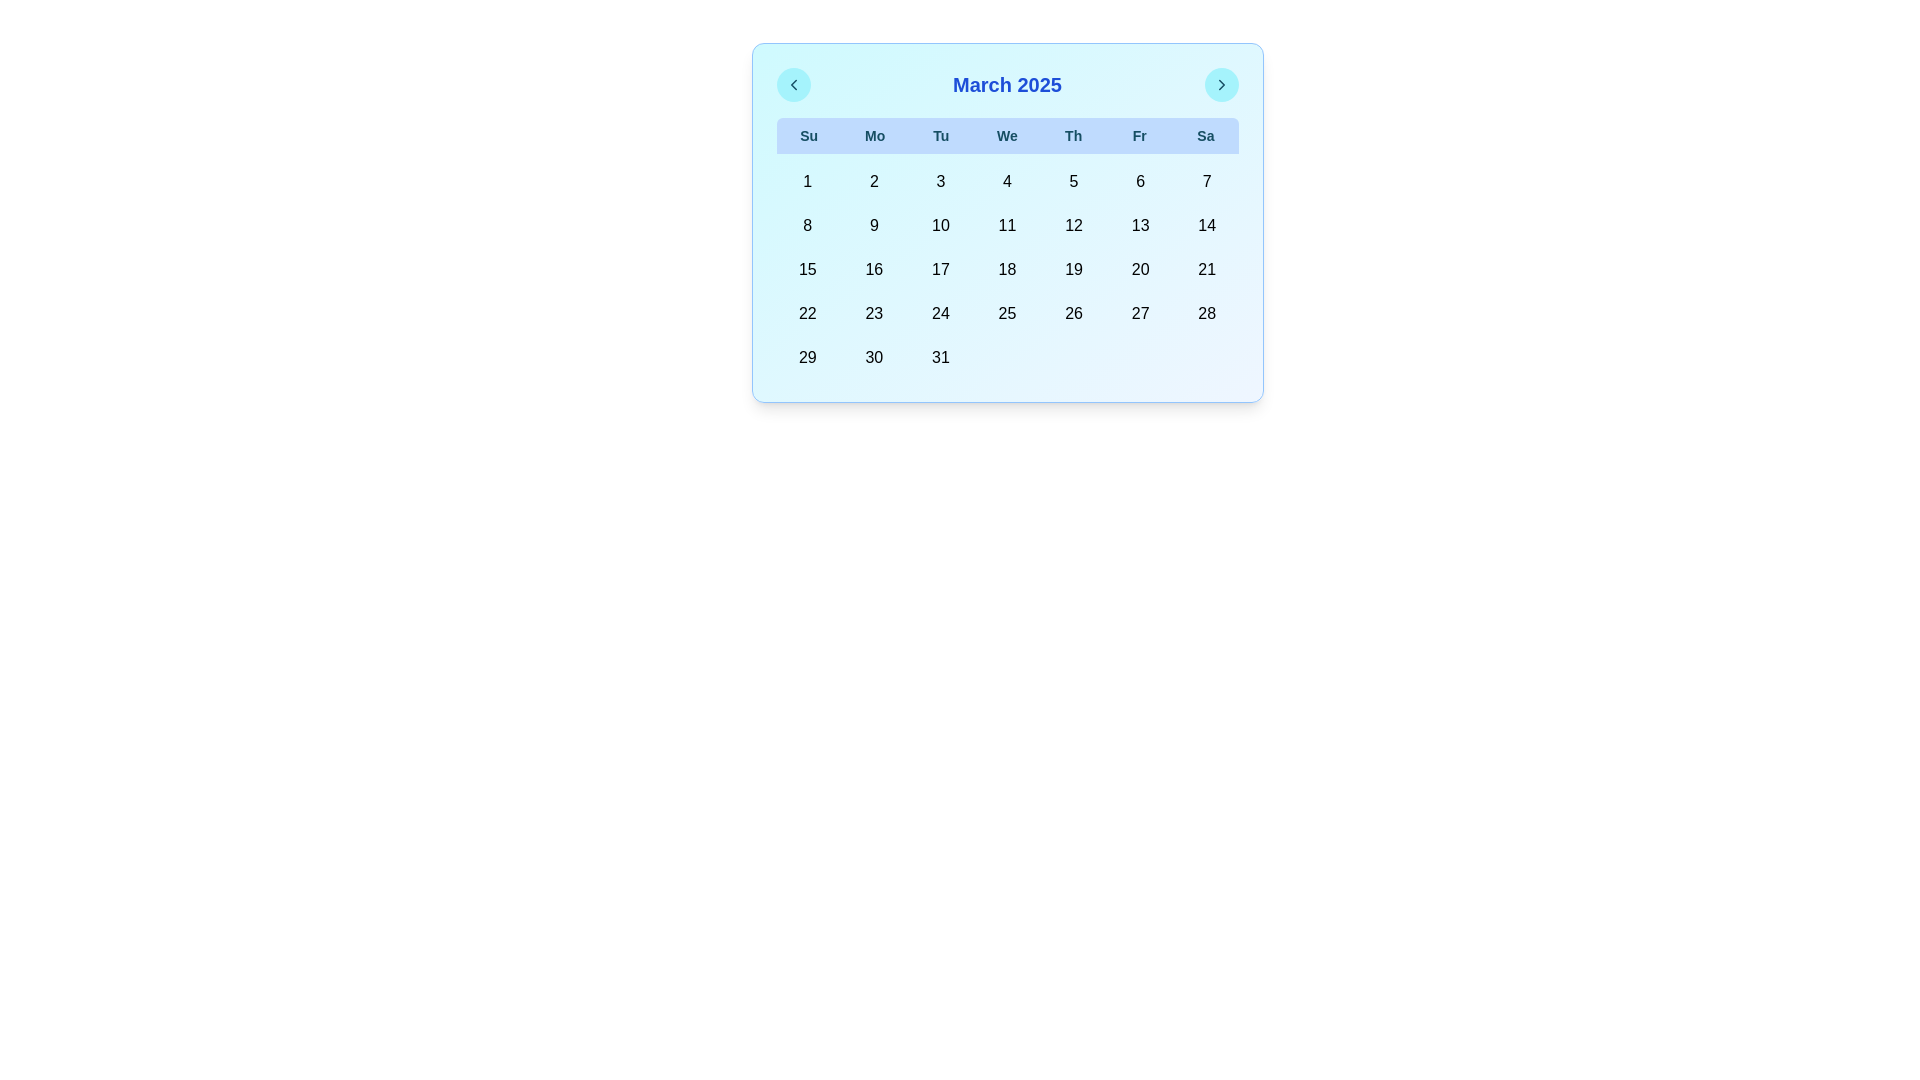 The width and height of the screenshot is (1920, 1080). Describe the element at coordinates (1140, 313) in the screenshot. I see `the interactive calendar cell displaying the date '27'` at that location.